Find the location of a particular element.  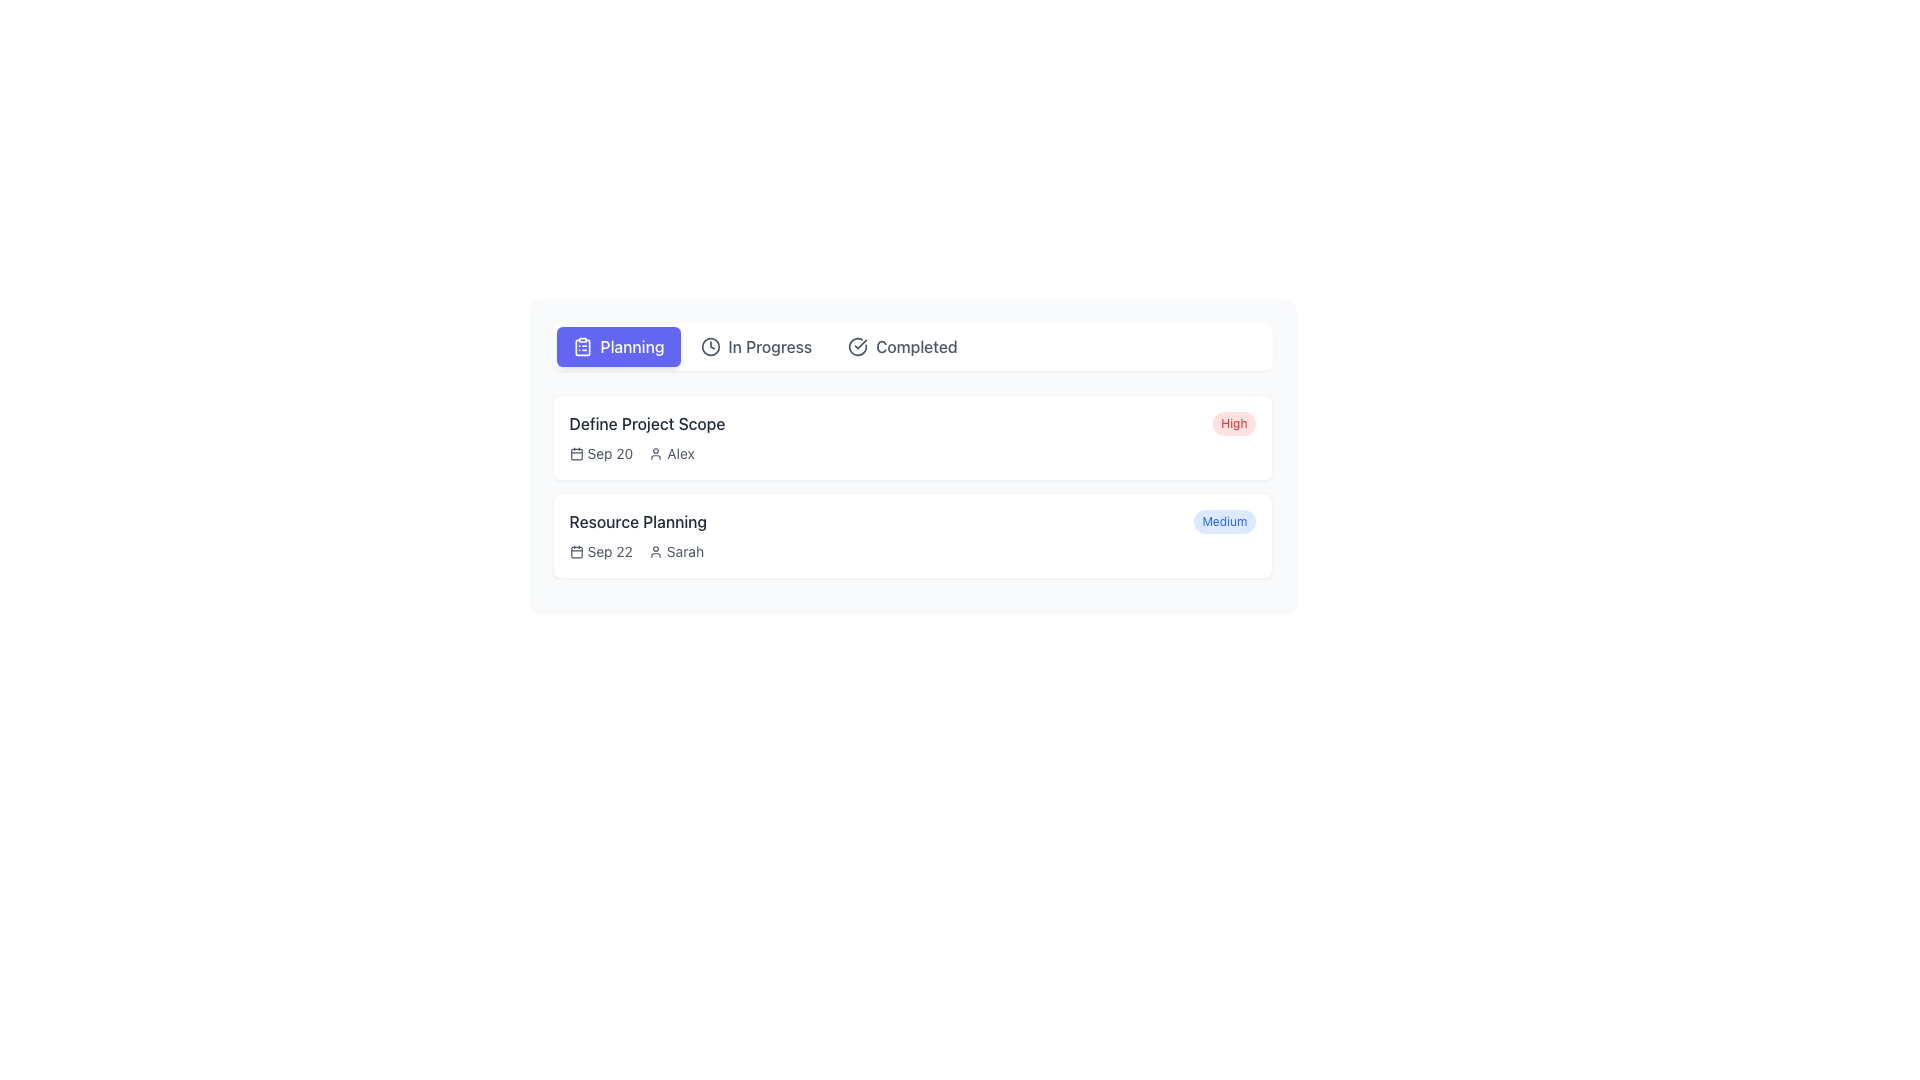

the 'In Progress' button, which is the second button in a horizontal arrangement of three buttons is located at coordinates (755, 346).